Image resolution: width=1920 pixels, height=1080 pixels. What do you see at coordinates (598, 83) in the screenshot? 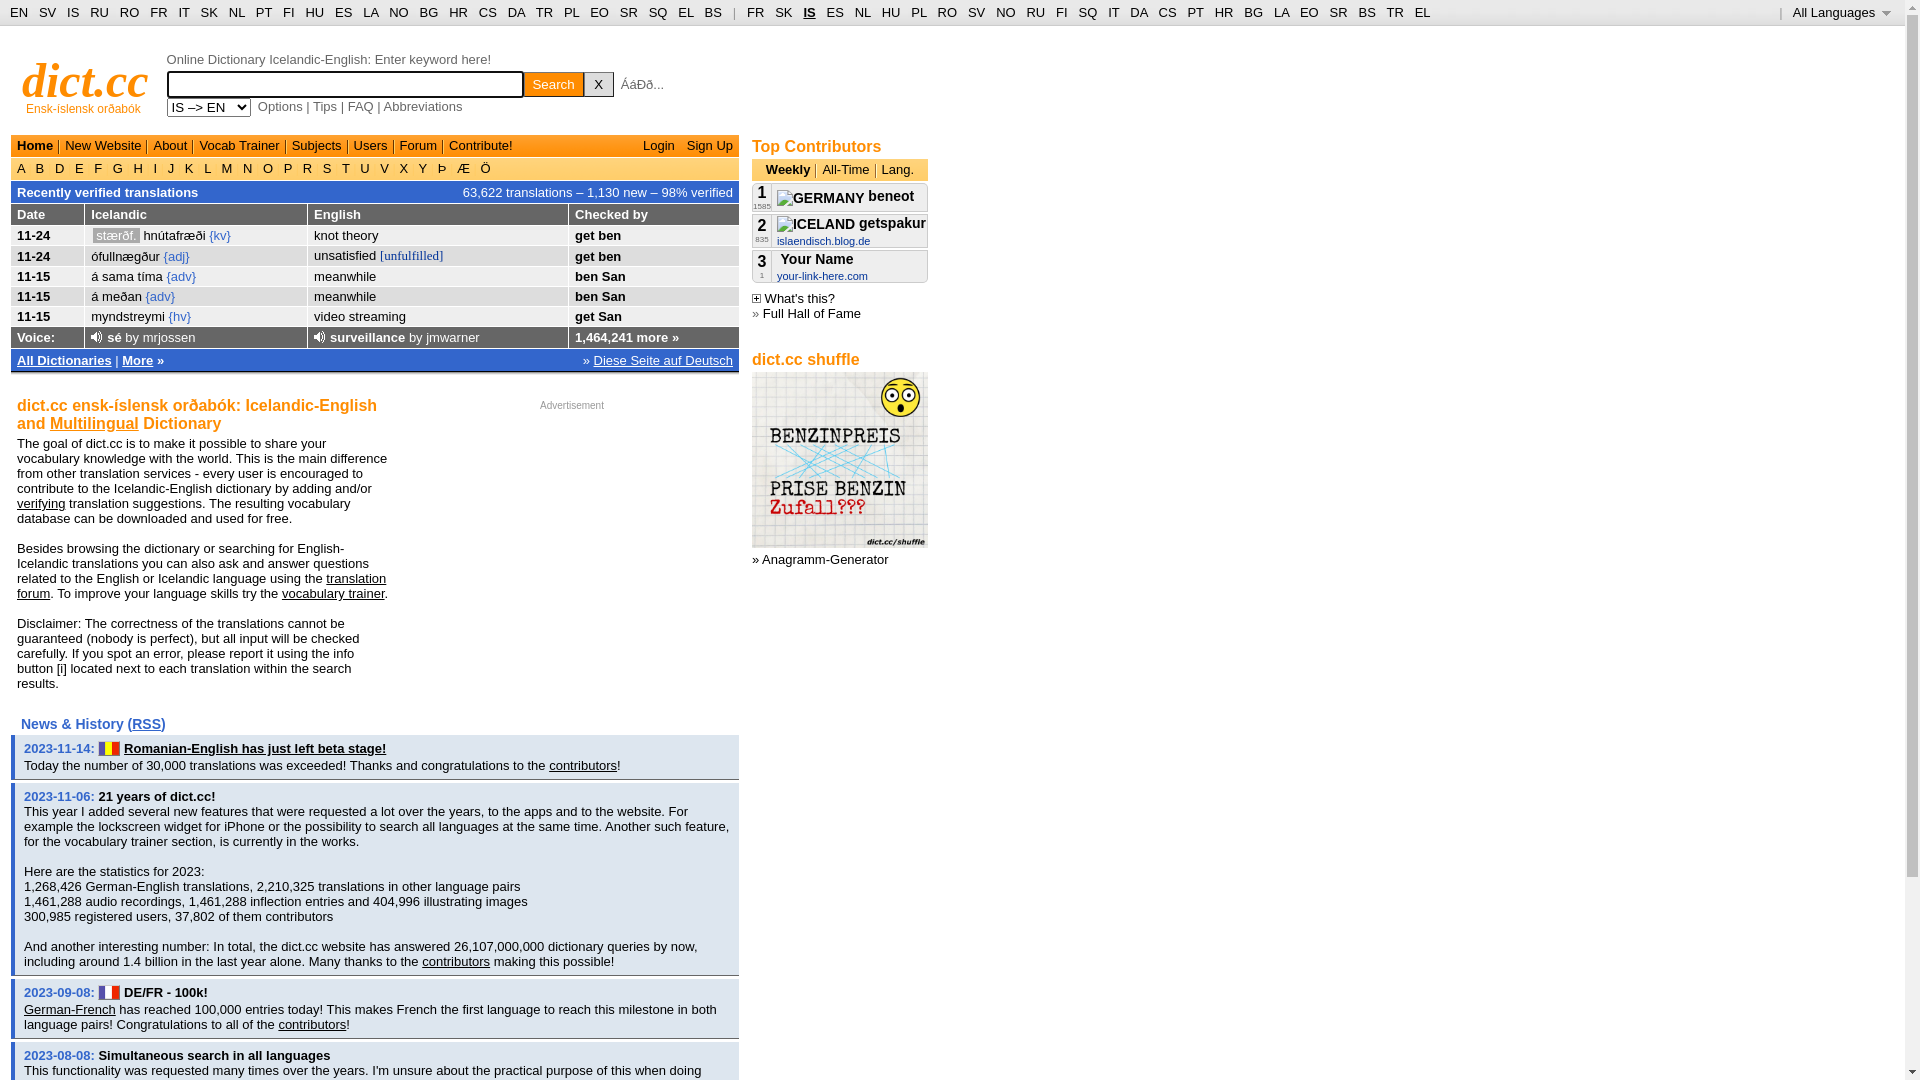
I see `'X'` at bounding box center [598, 83].